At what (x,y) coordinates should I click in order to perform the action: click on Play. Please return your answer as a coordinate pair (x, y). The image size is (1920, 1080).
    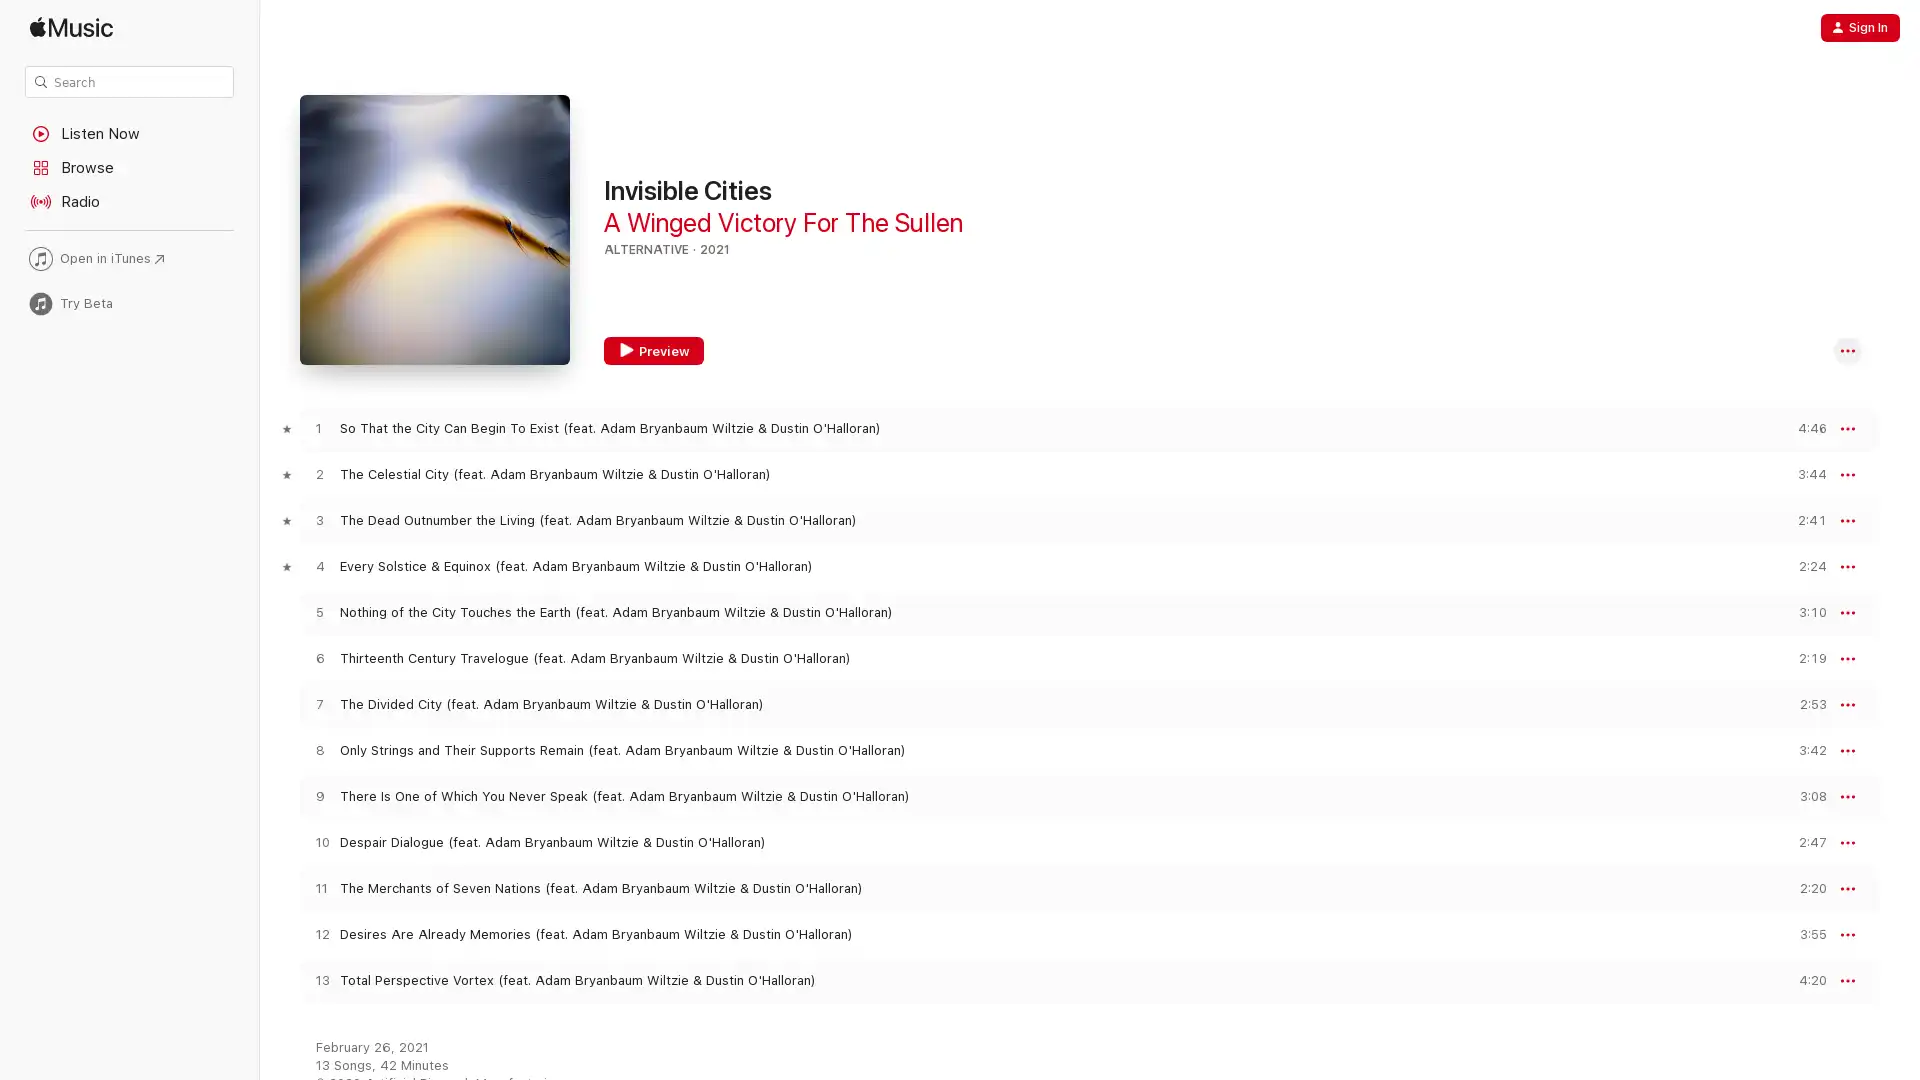
    Looking at the image, I should click on (318, 474).